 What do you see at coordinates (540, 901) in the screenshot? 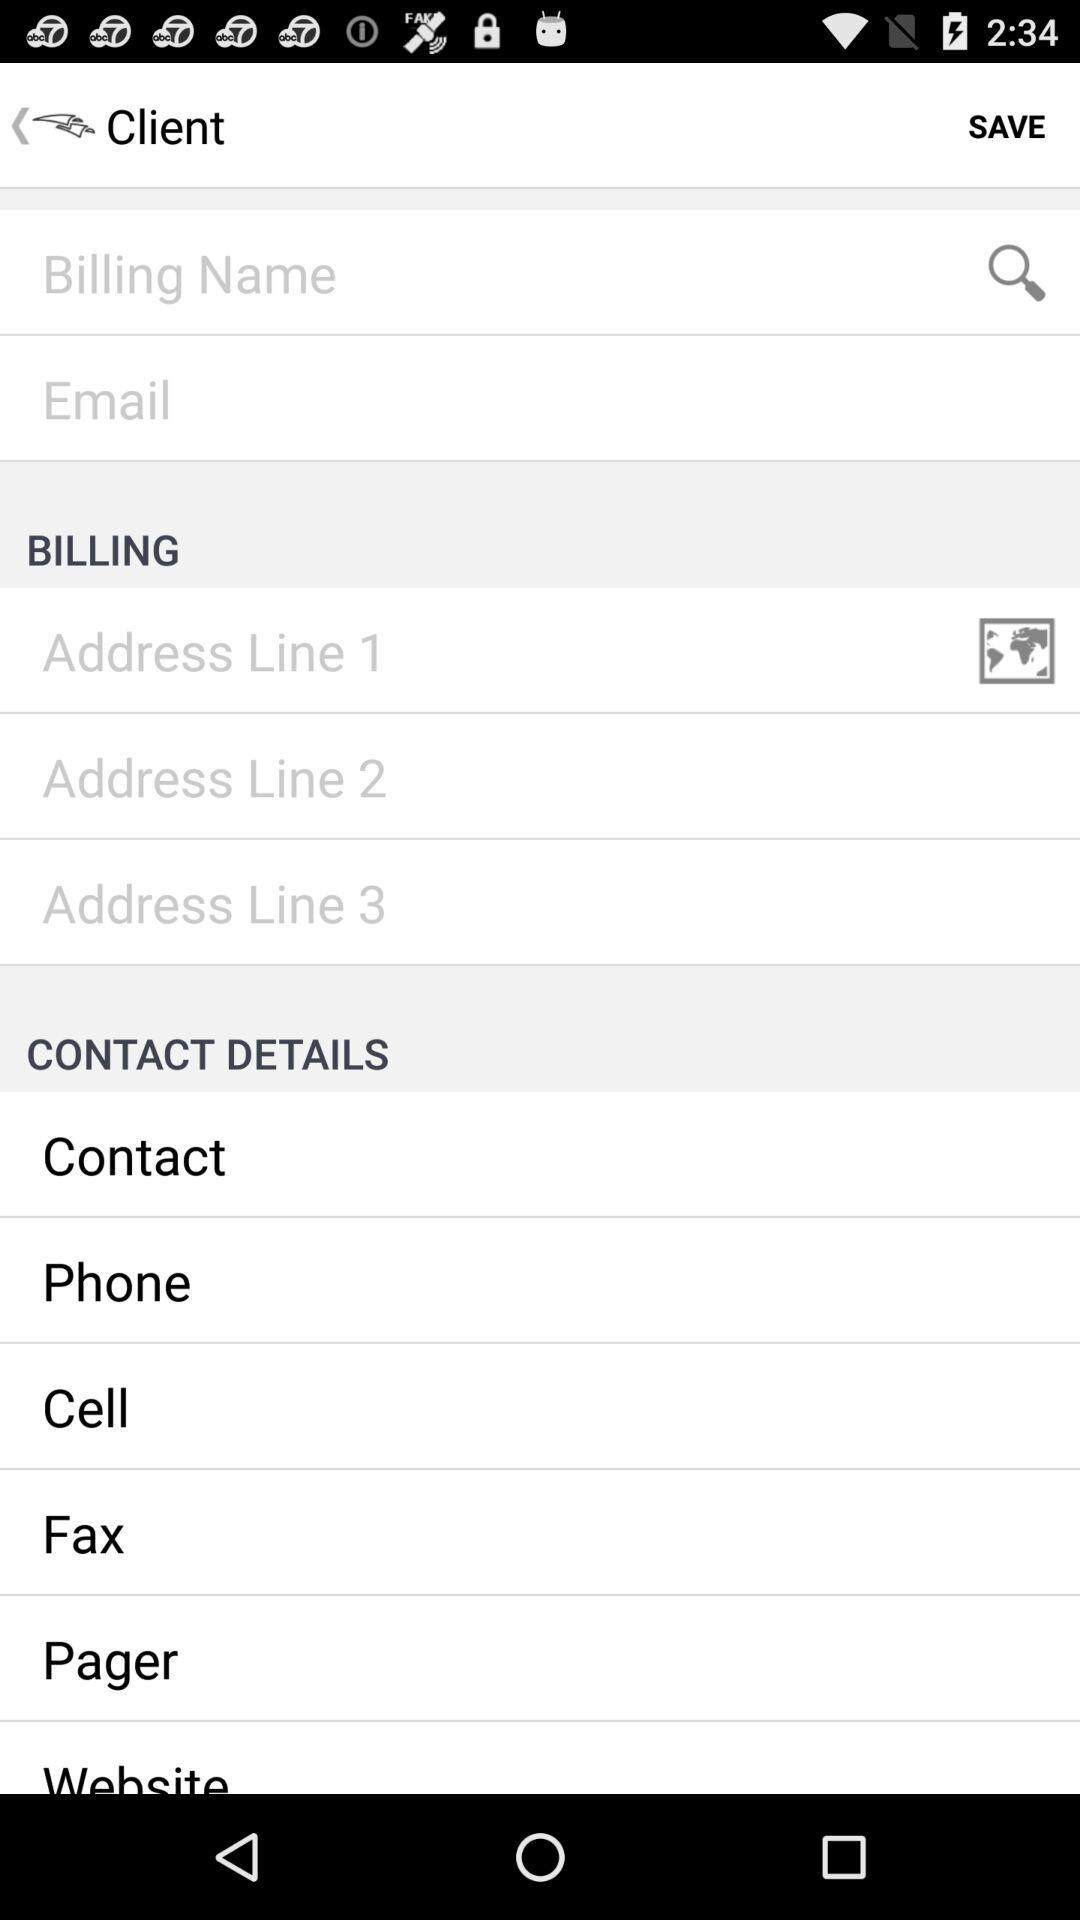
I see `insert address` at bounding box center [540, 901].